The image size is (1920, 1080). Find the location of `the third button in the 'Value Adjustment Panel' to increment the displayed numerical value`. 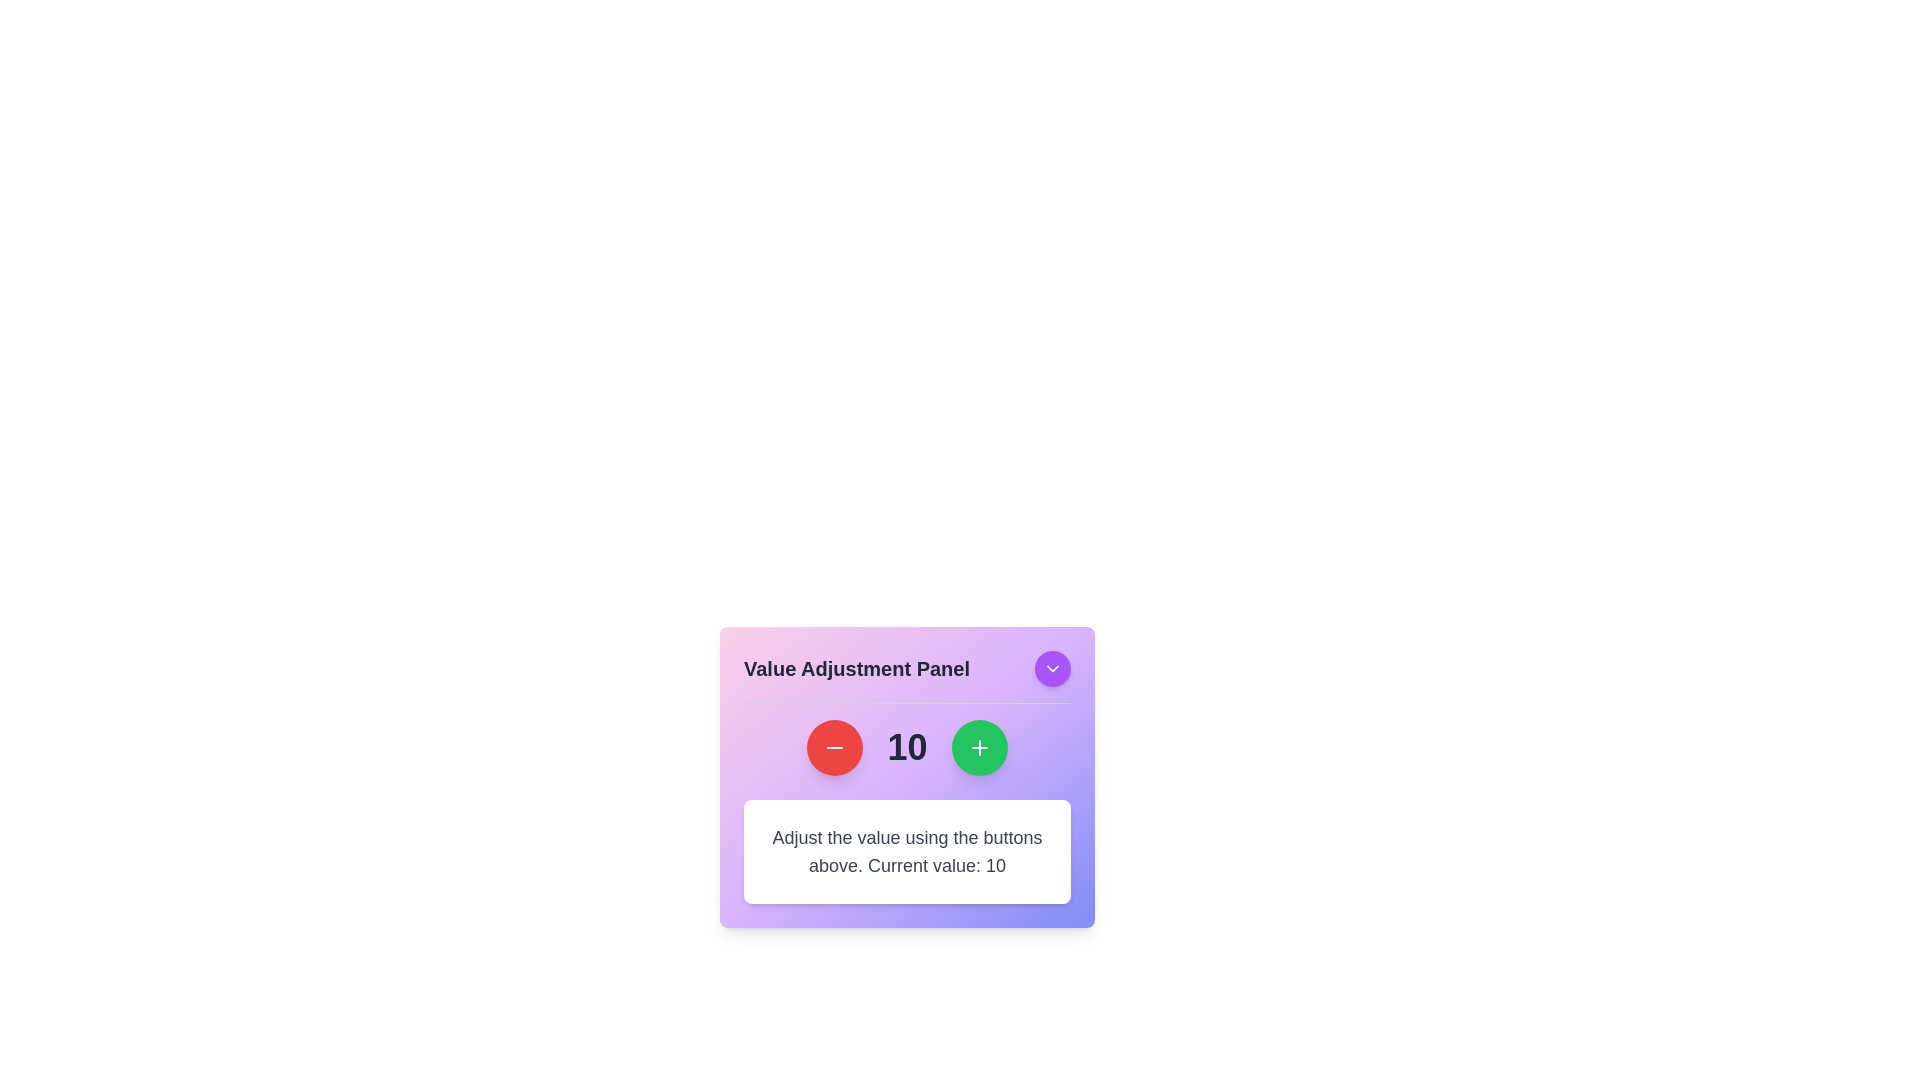

the third button in the 'Value Adjustment Panel' to increment the displayed numerical value is located at coordinates (979, 748).